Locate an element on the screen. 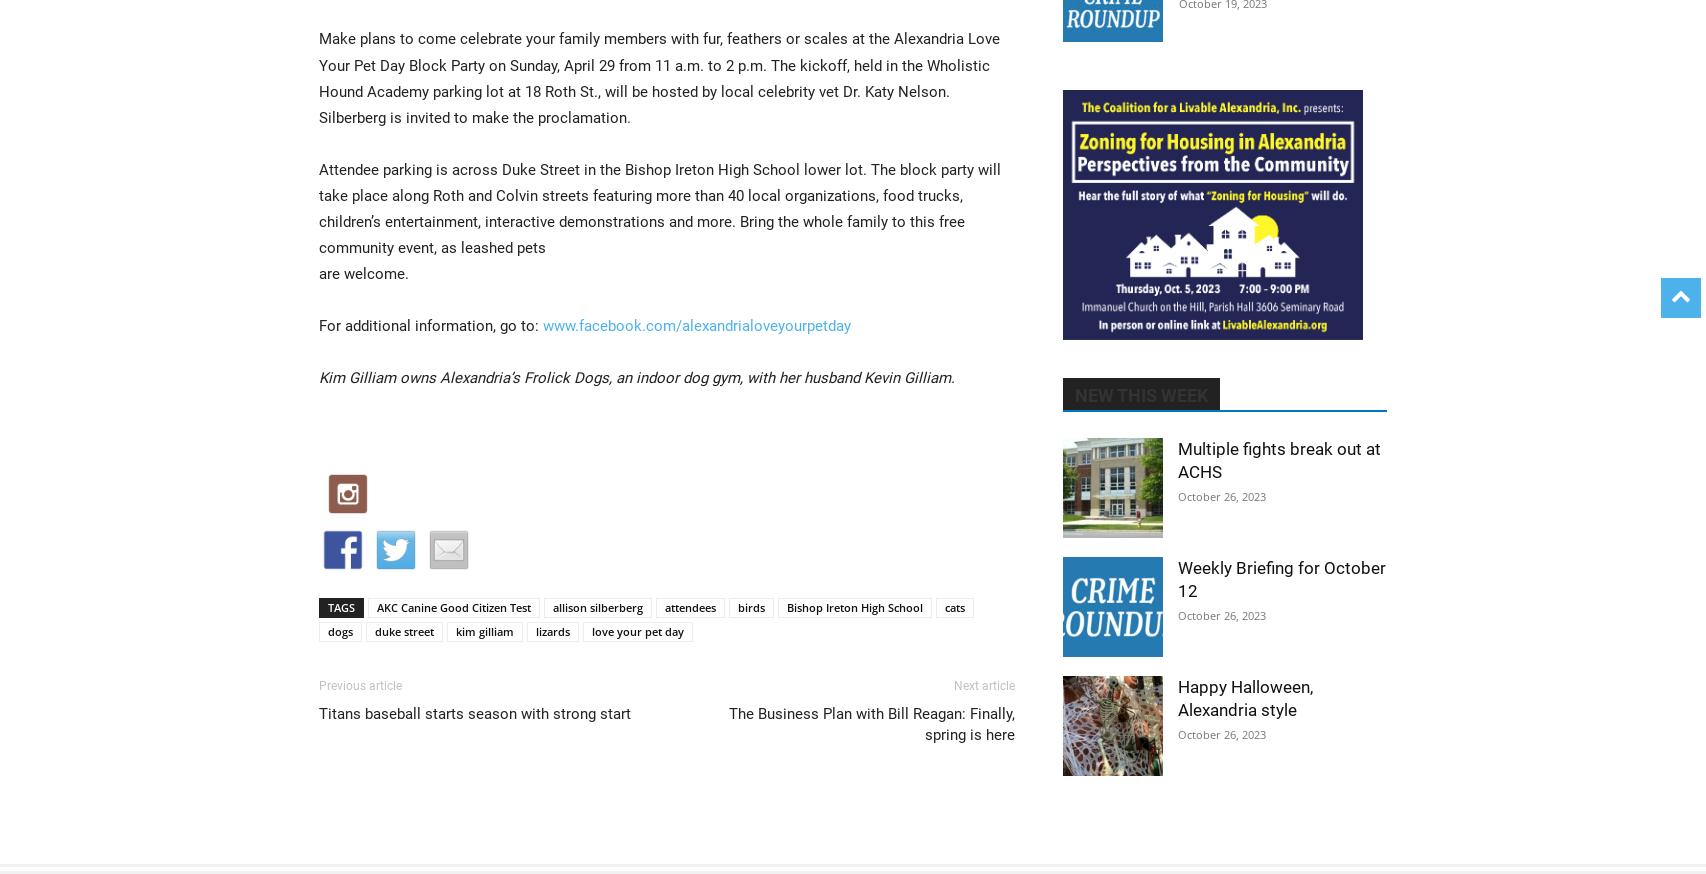 The width and height of the screenshot is (1706, 874). 'For additional information, go to:' is located at coordinates (319, 325).